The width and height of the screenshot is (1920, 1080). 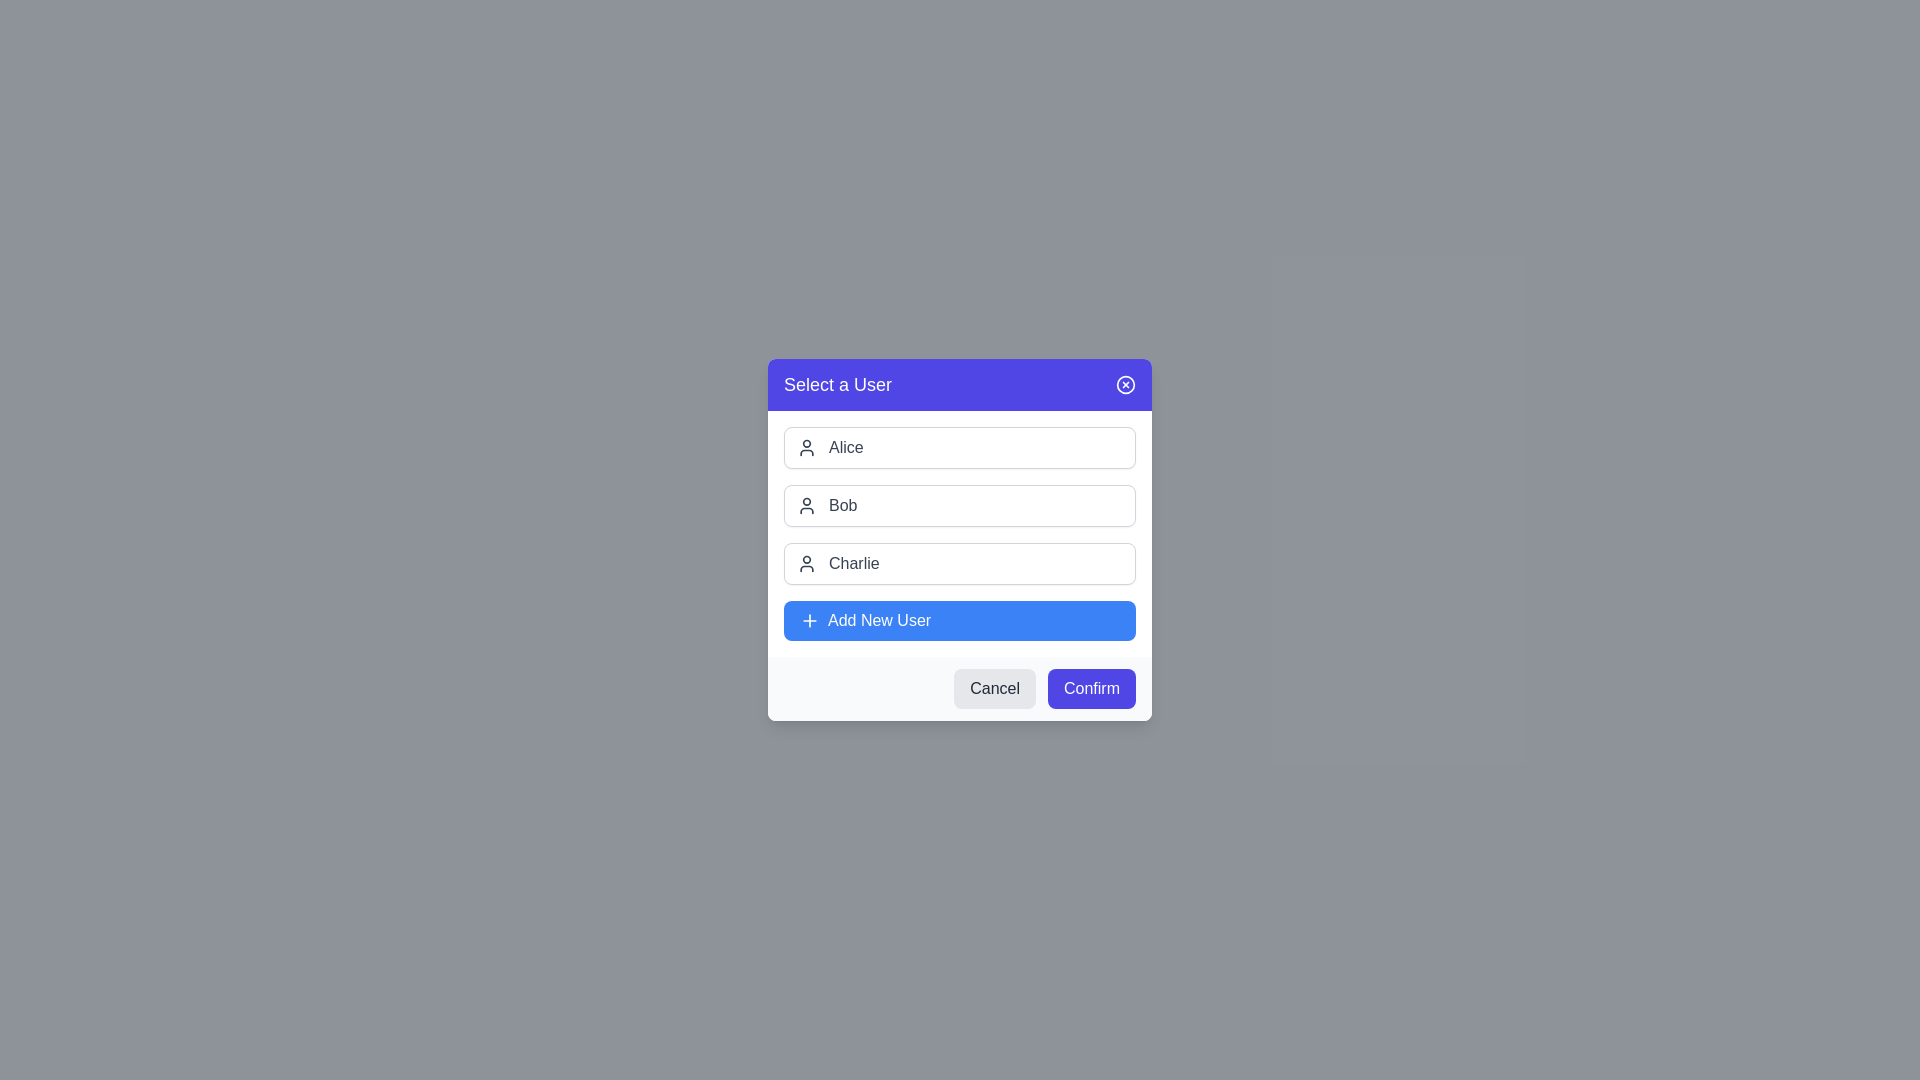 I want to click on the circular outline of the close icon located in the top right corner of the modal dialog, so click(x=1126, y=385).